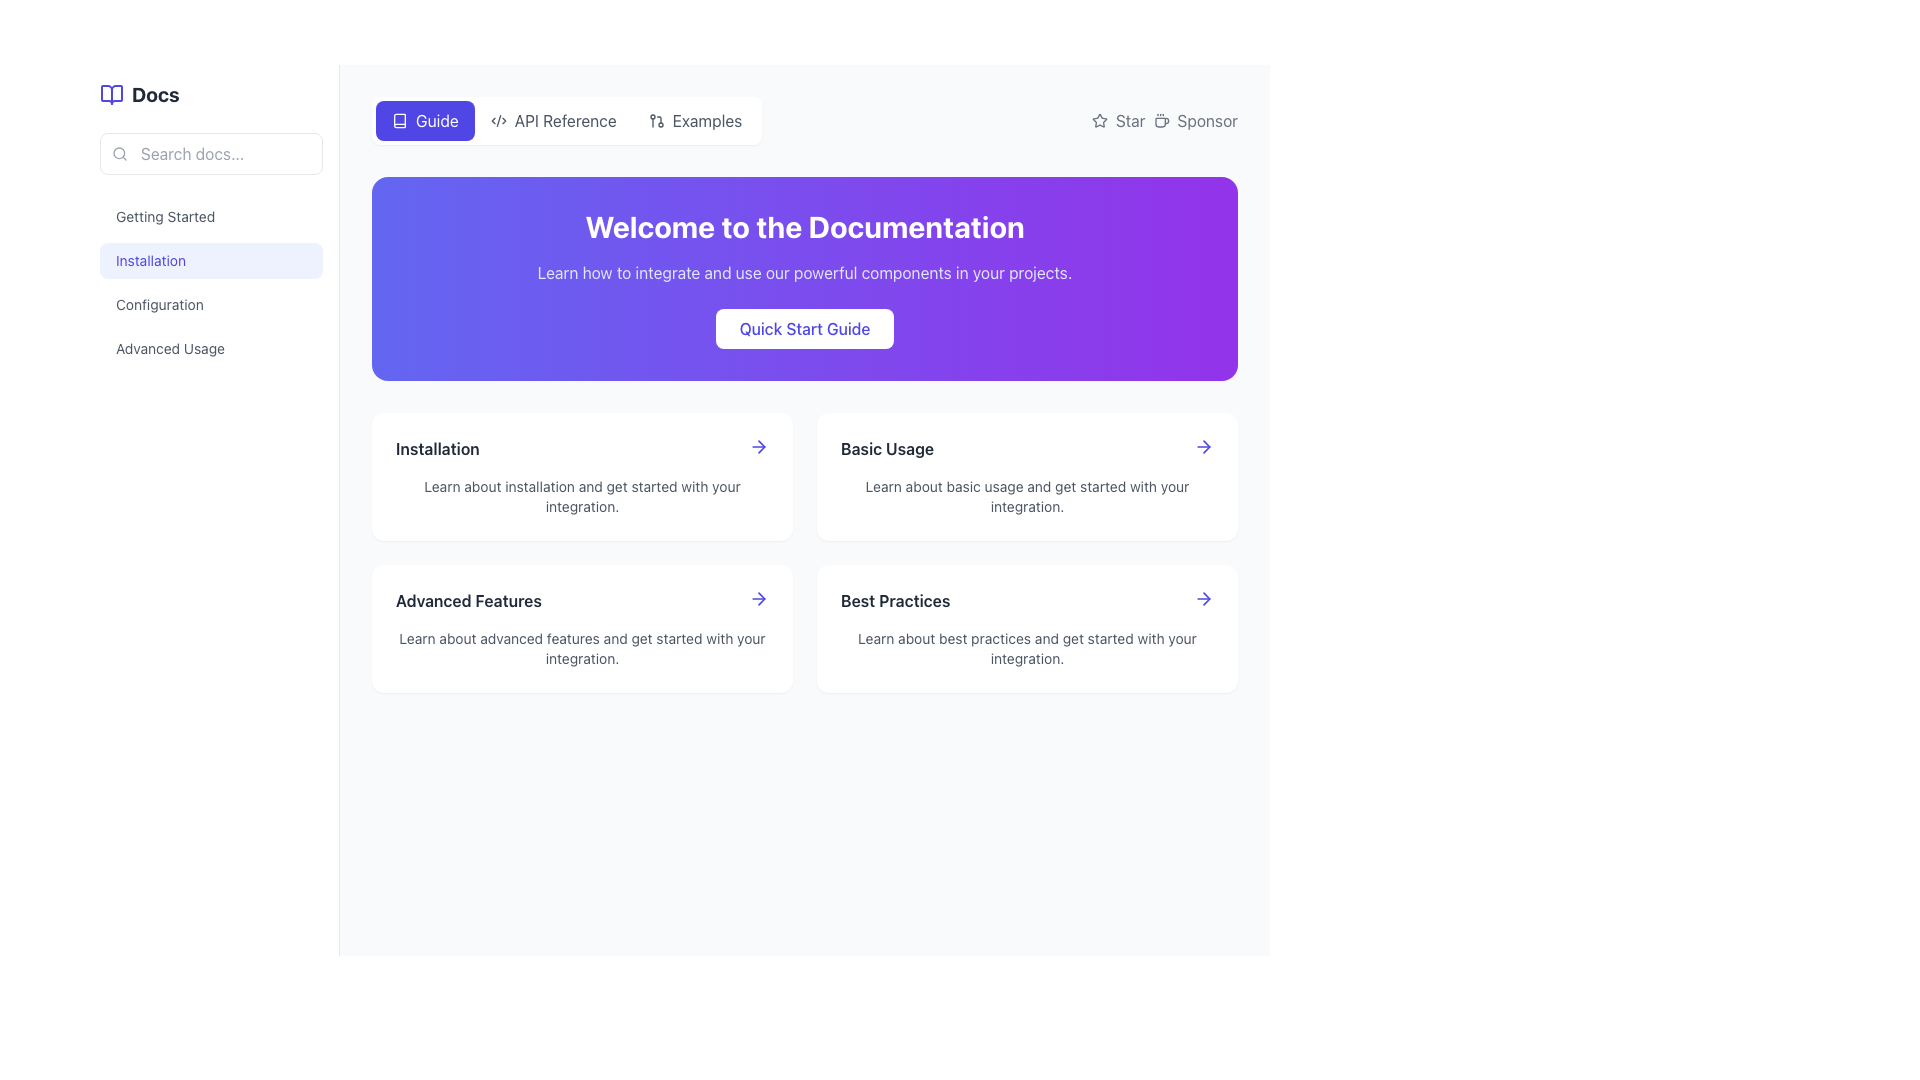 Image resolution: width=1920 pixels, height=1080 pixels. I want to click on the minimalist 'pull request' icon located in the 'Examples' item of the header menu, positioned to the left of the text 'Examples', so click(656, 120).